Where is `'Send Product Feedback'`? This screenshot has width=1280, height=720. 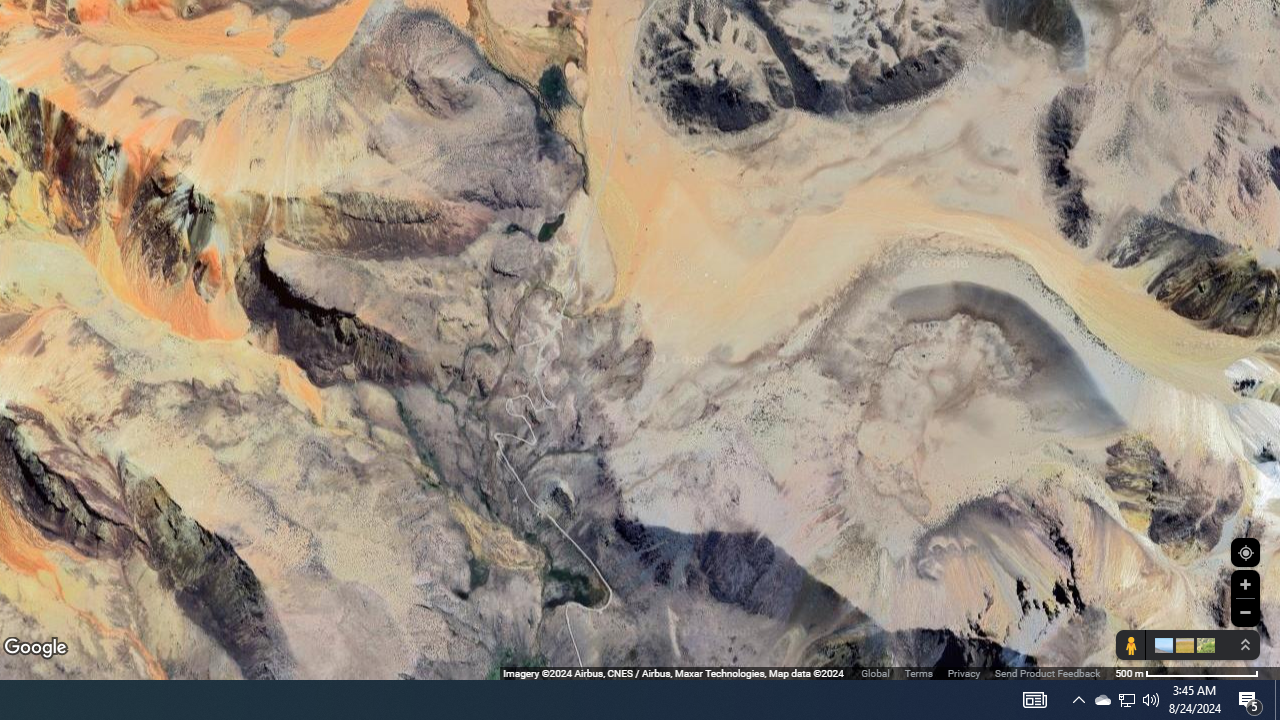
'Send Product Feedback' is located at coordinates (1046, 673).